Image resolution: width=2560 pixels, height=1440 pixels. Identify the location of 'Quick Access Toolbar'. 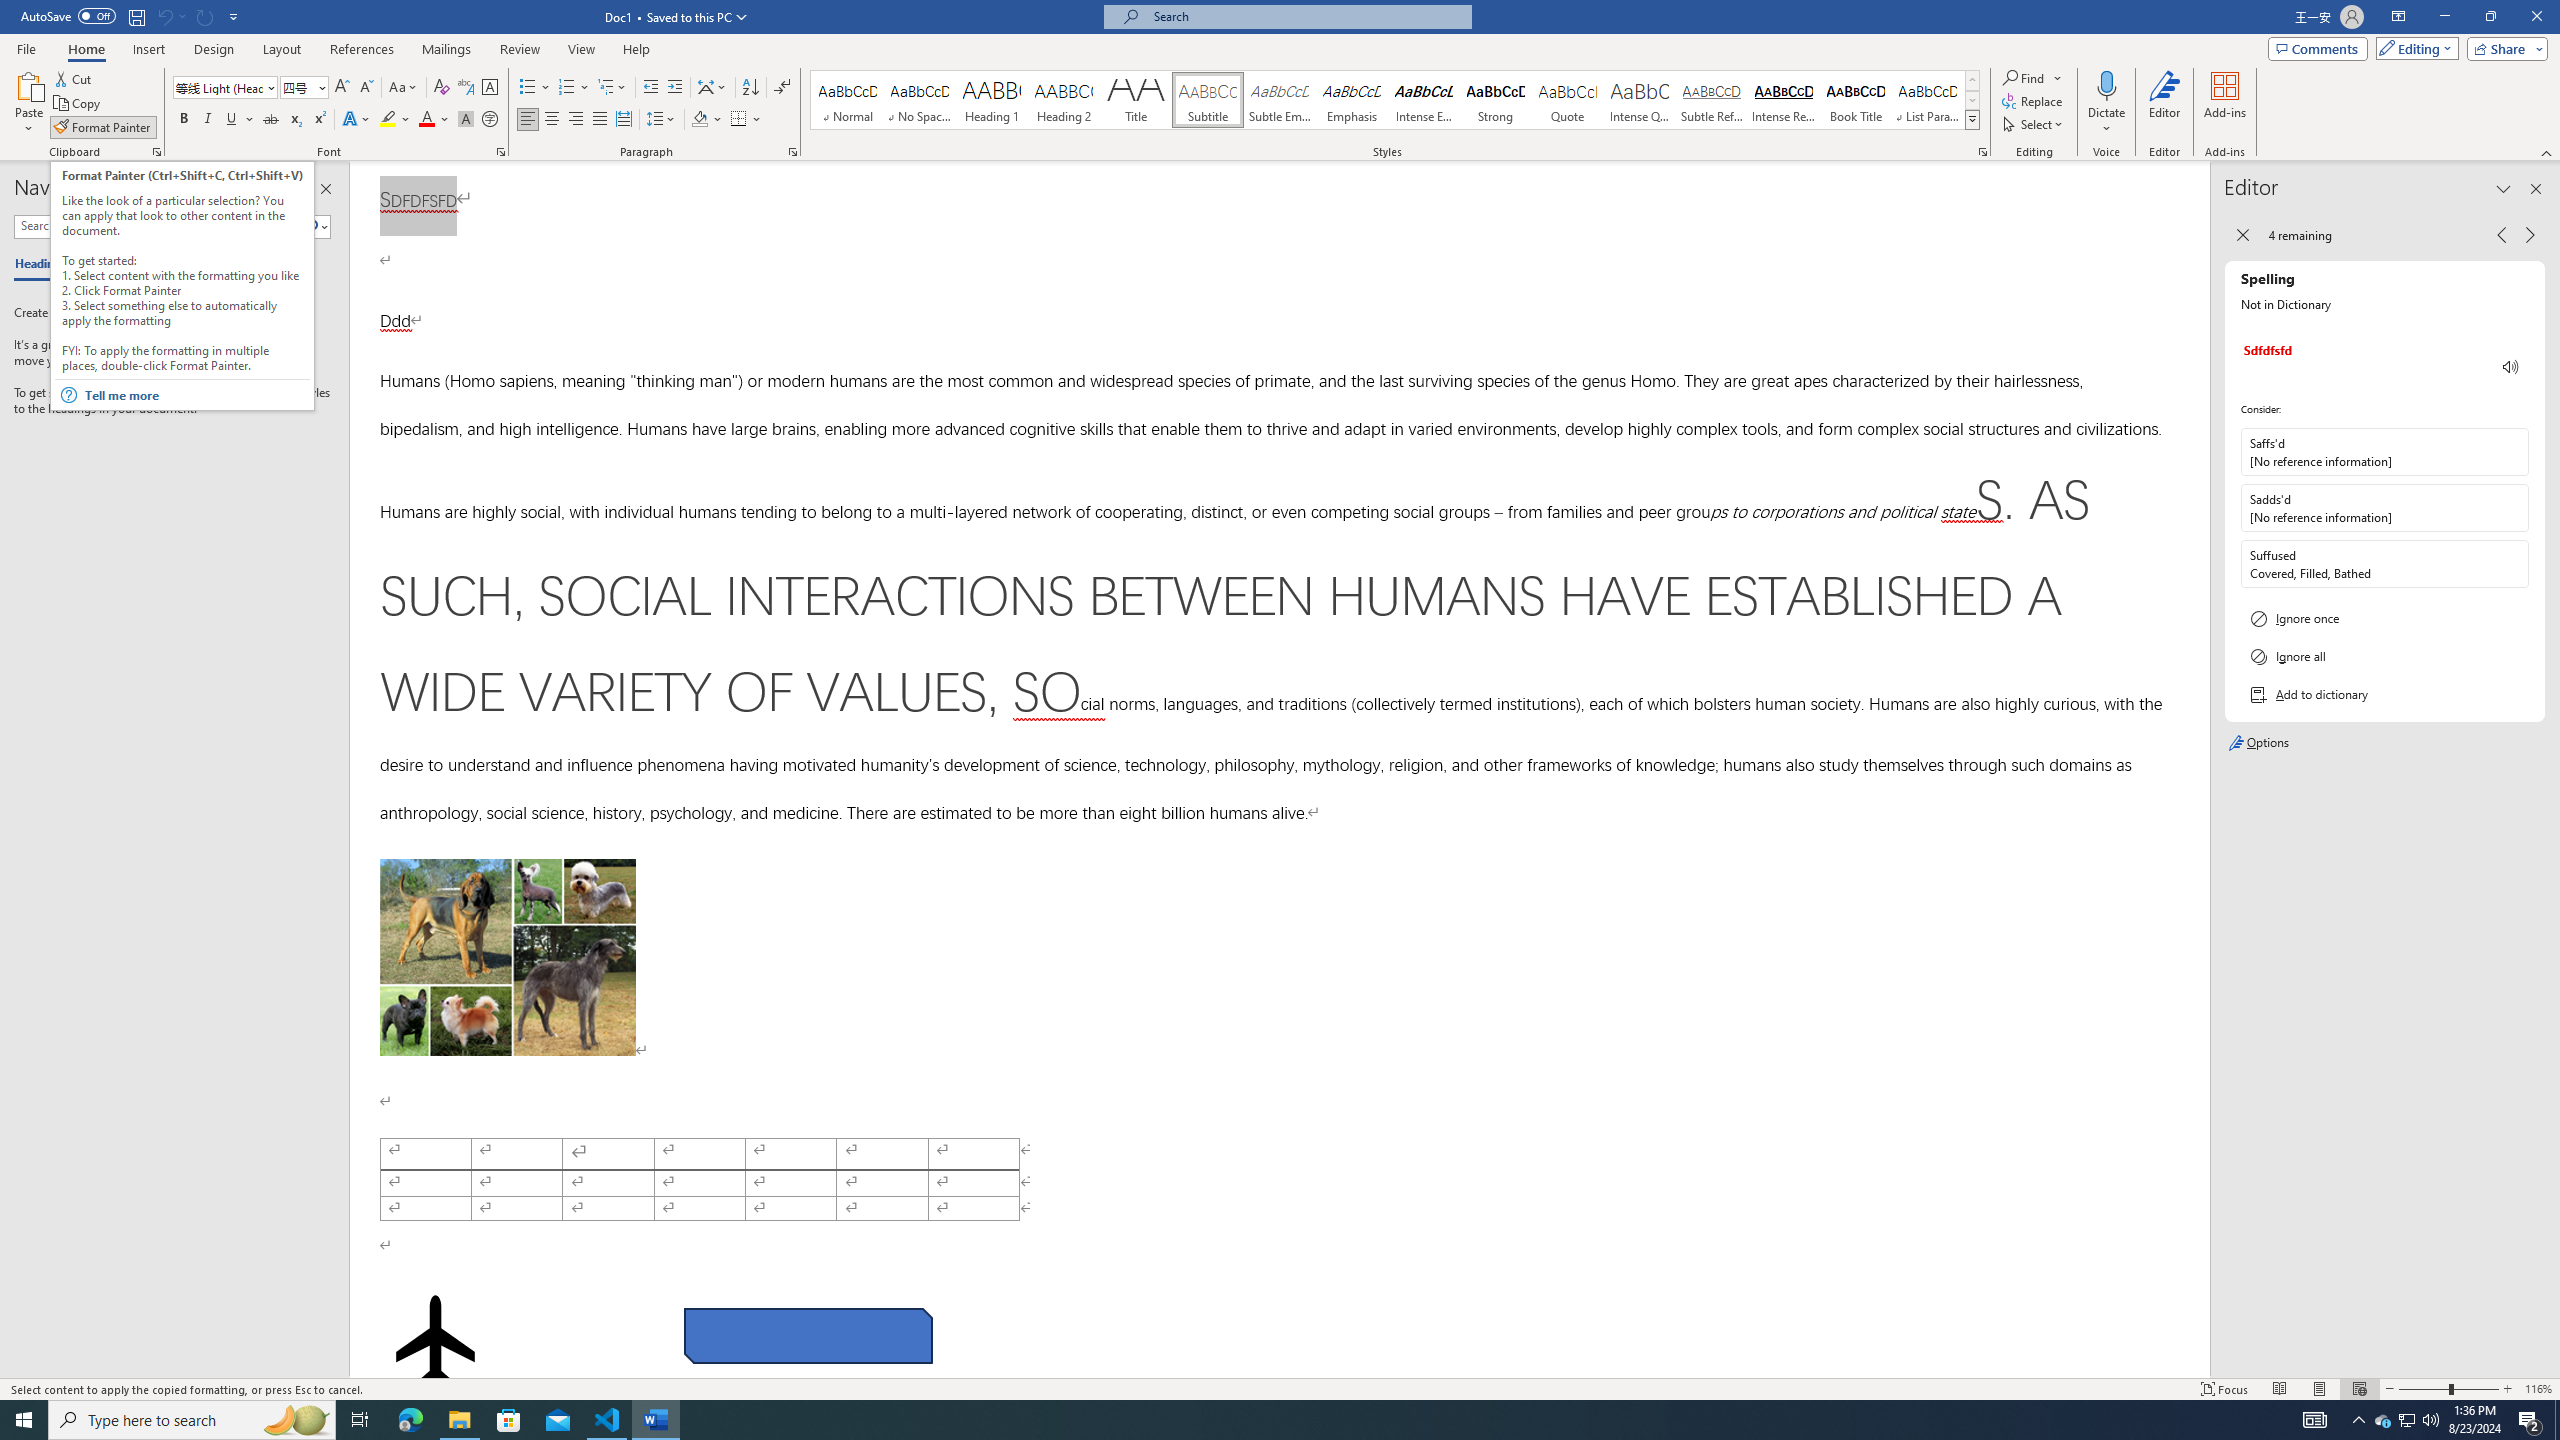
(130, 16).